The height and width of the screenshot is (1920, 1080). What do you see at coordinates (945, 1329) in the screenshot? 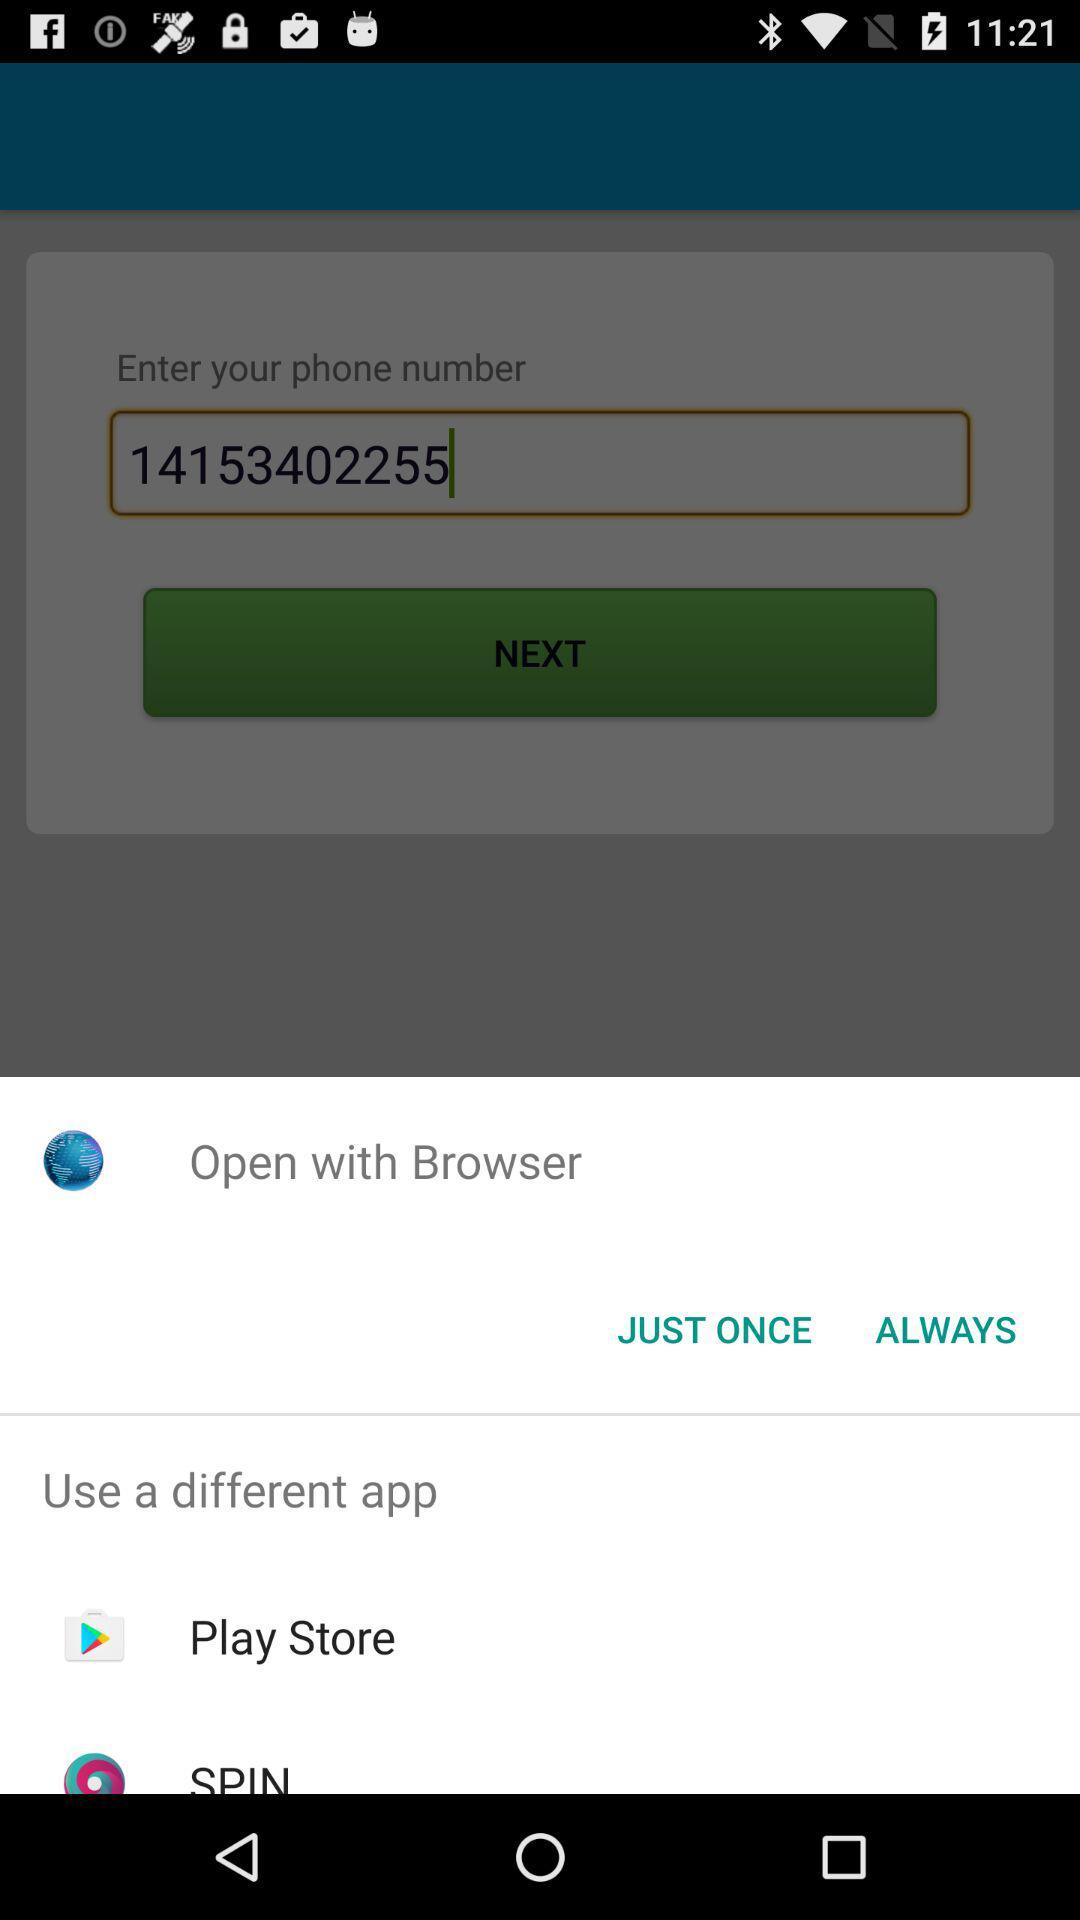
I see `the always button` at bounding box center [945, 1329].